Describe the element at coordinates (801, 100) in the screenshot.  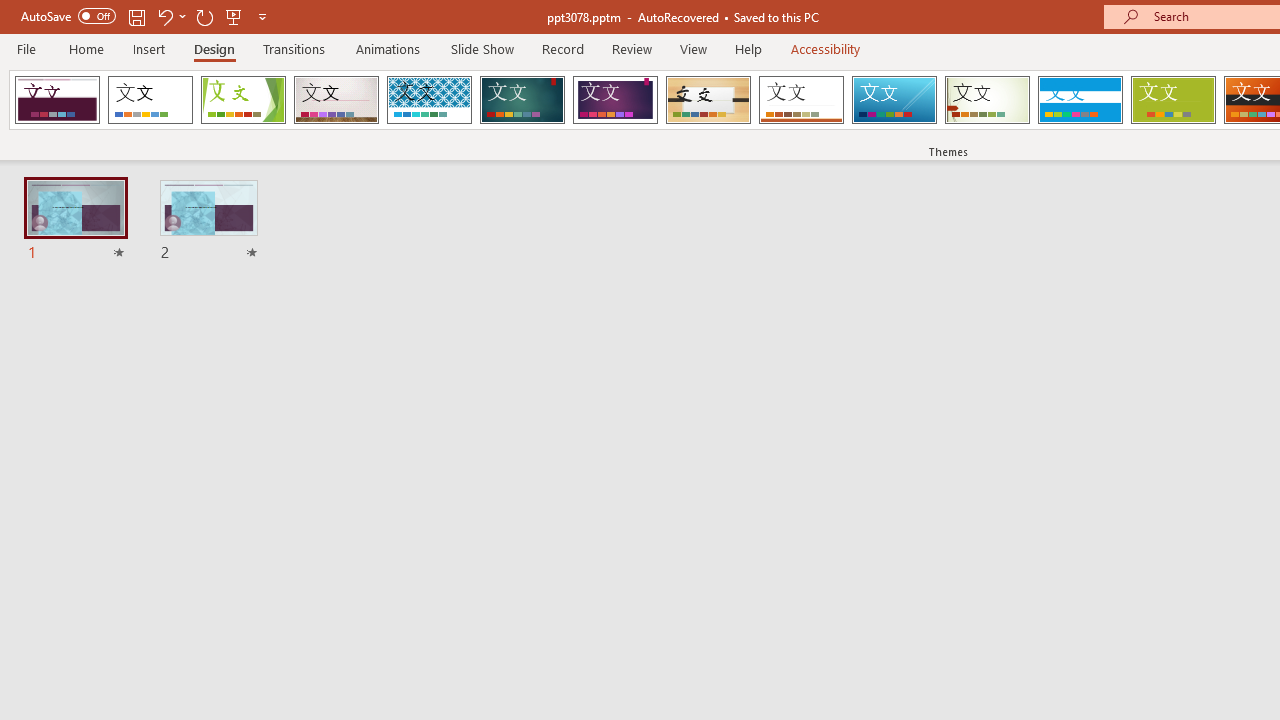
I see `'Retrospect'` at that location.